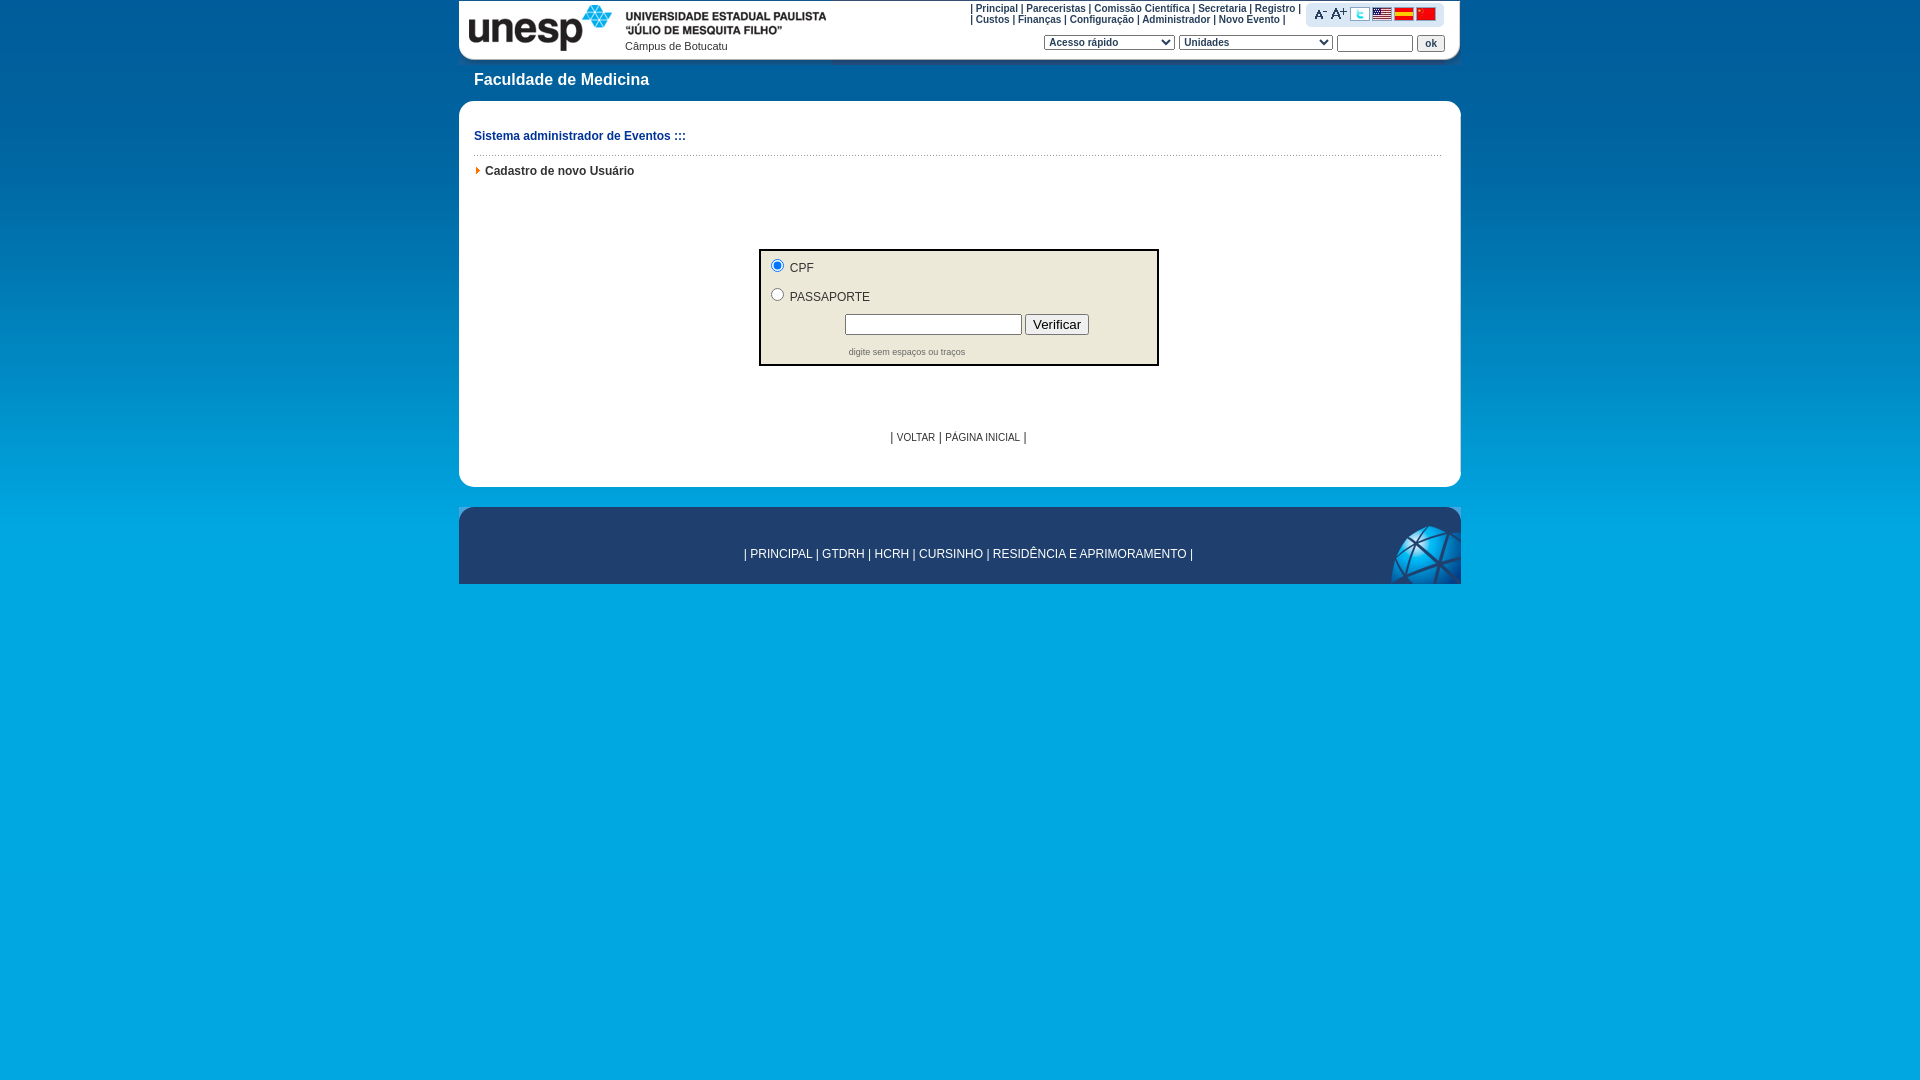  Describe the element at coordinates (891, 554) in the screenshot. I see `'HCRH'` at that location.